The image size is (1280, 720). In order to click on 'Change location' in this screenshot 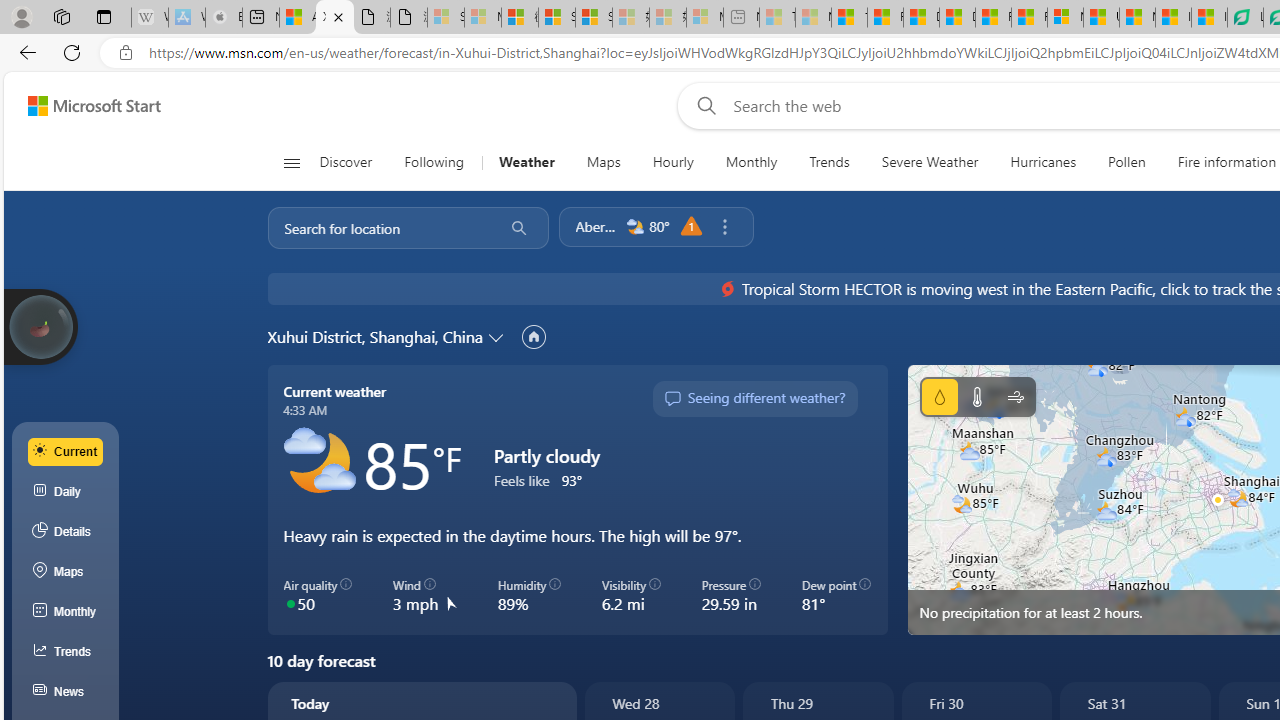, I will do `click(497, 335)`.